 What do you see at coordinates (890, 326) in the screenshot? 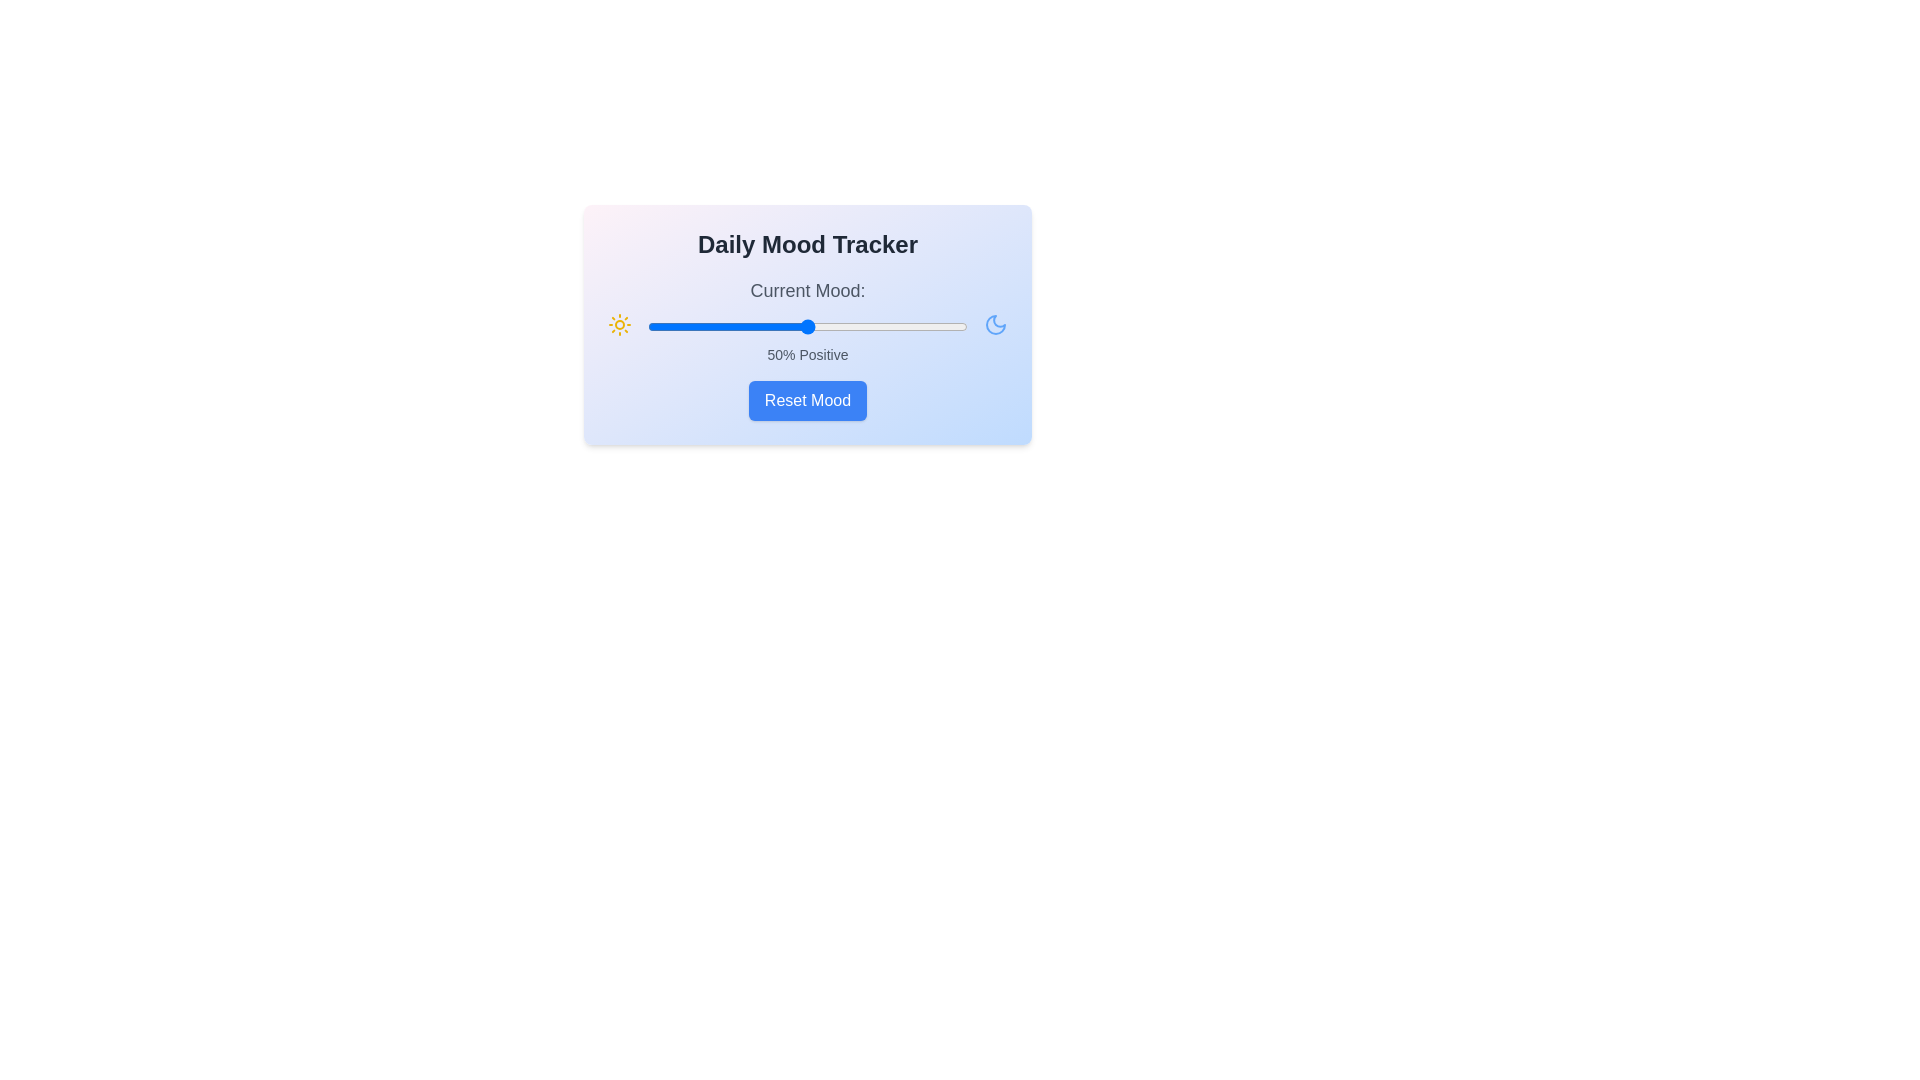
I see `the mood percentage` at bounding box center [890, 326].